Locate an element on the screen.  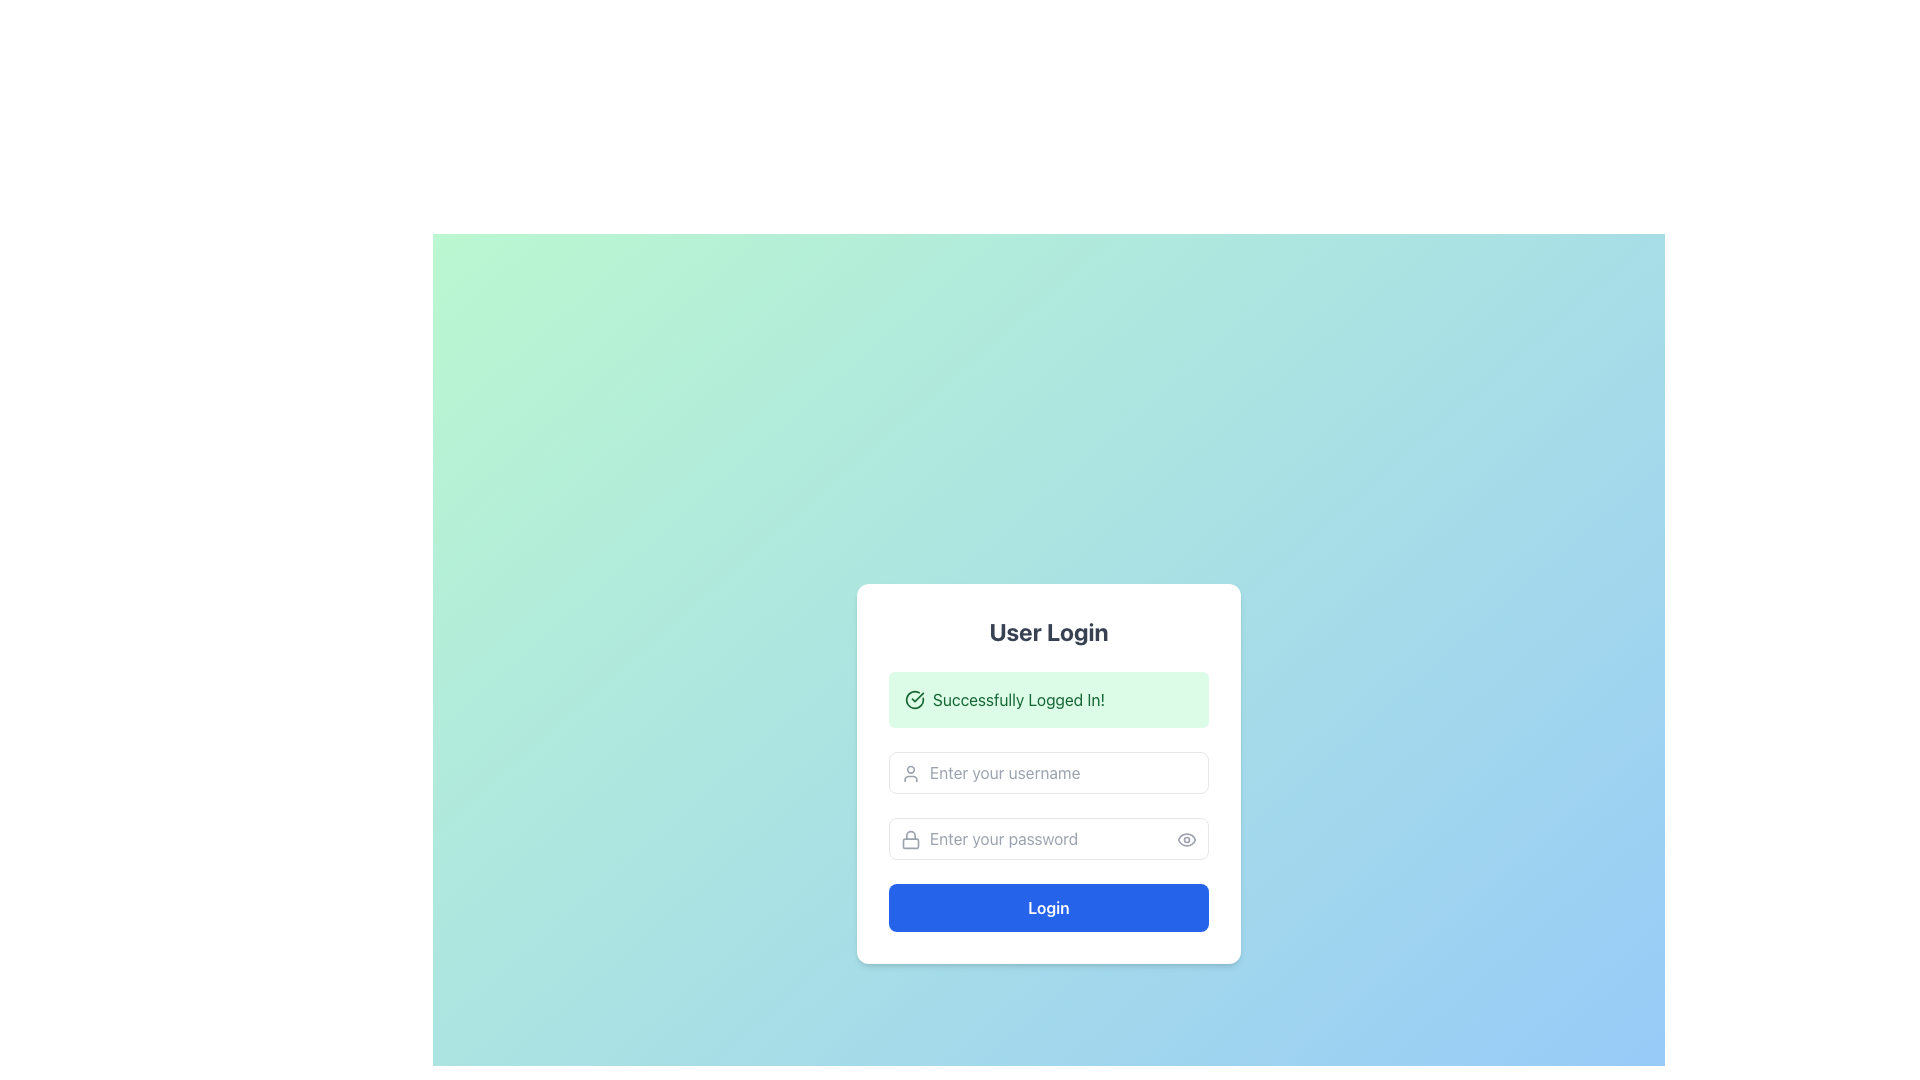
the username input field icon that indicates the purpose of the text input for entering a username is located at coordinates (910, 773).